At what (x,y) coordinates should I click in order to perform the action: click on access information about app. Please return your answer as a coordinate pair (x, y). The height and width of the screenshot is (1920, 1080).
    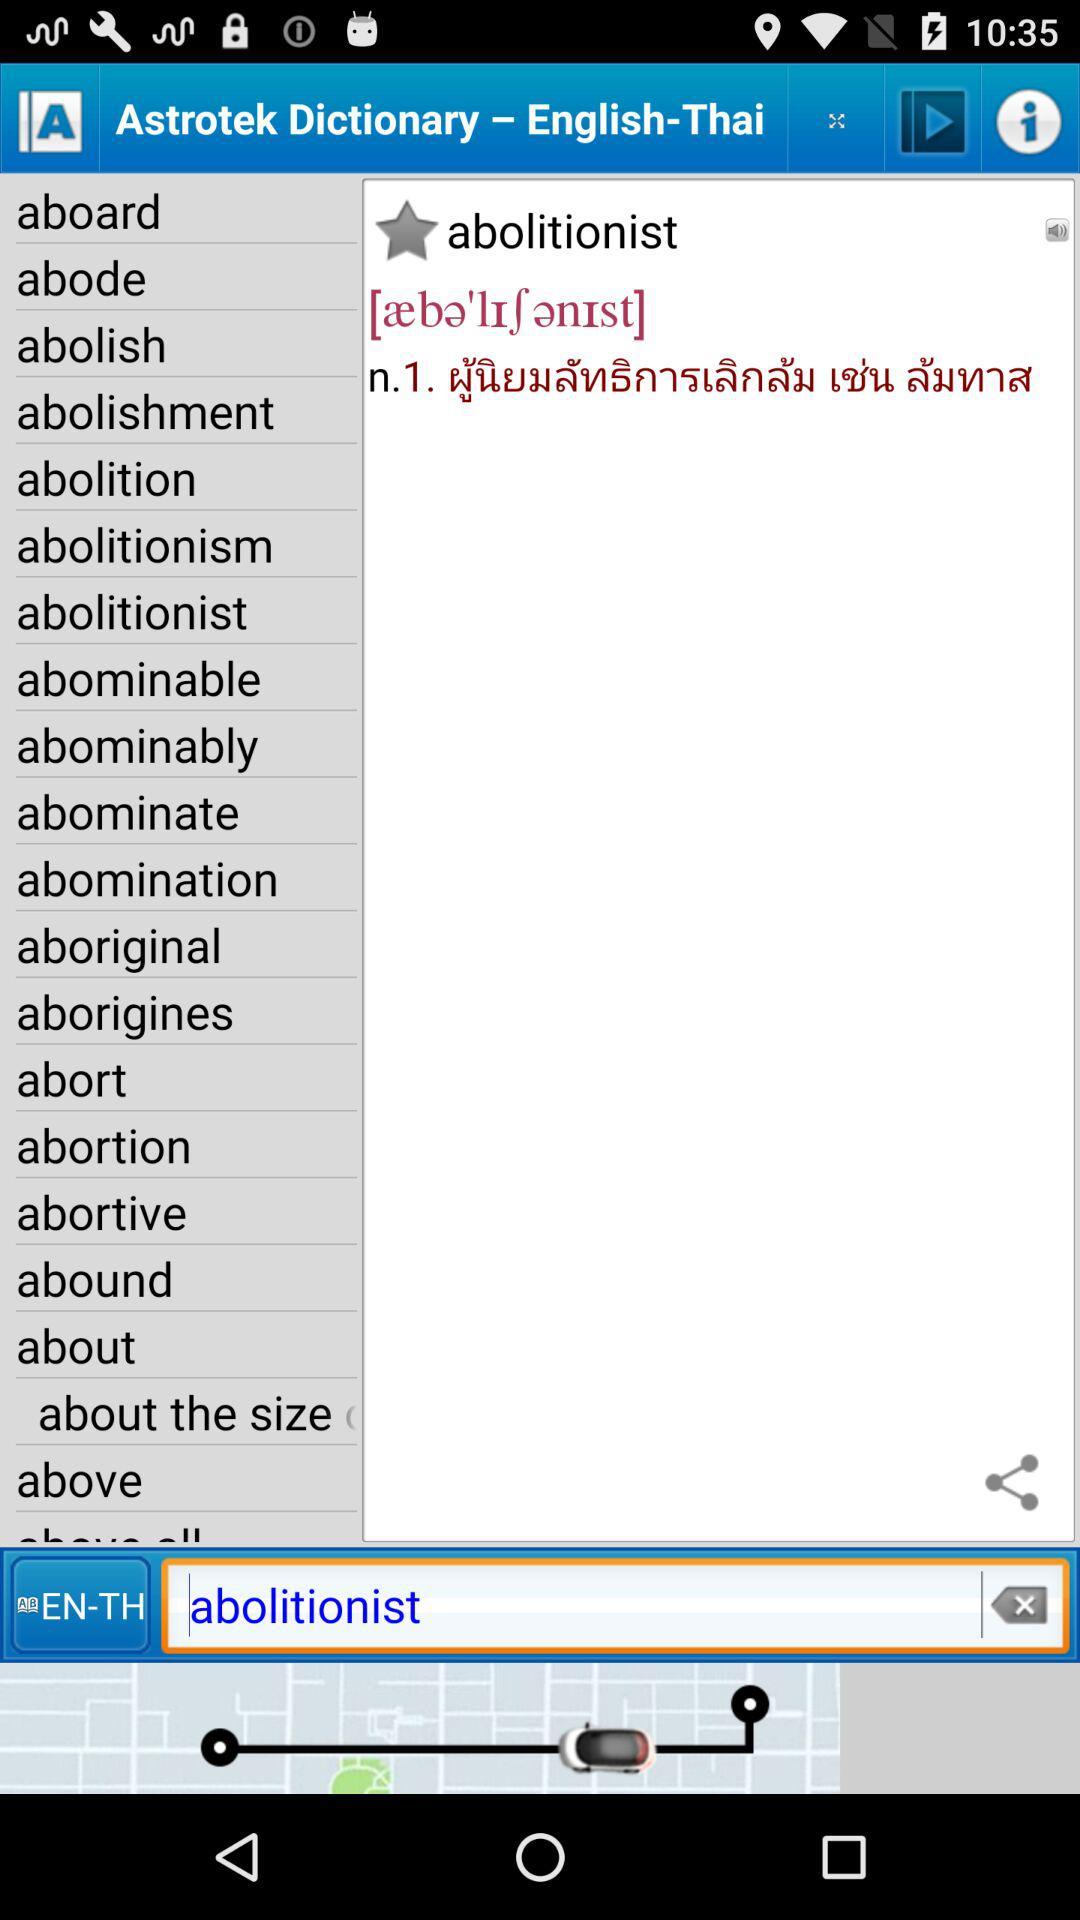
    Looking at the image, I should click on (1029, 117).